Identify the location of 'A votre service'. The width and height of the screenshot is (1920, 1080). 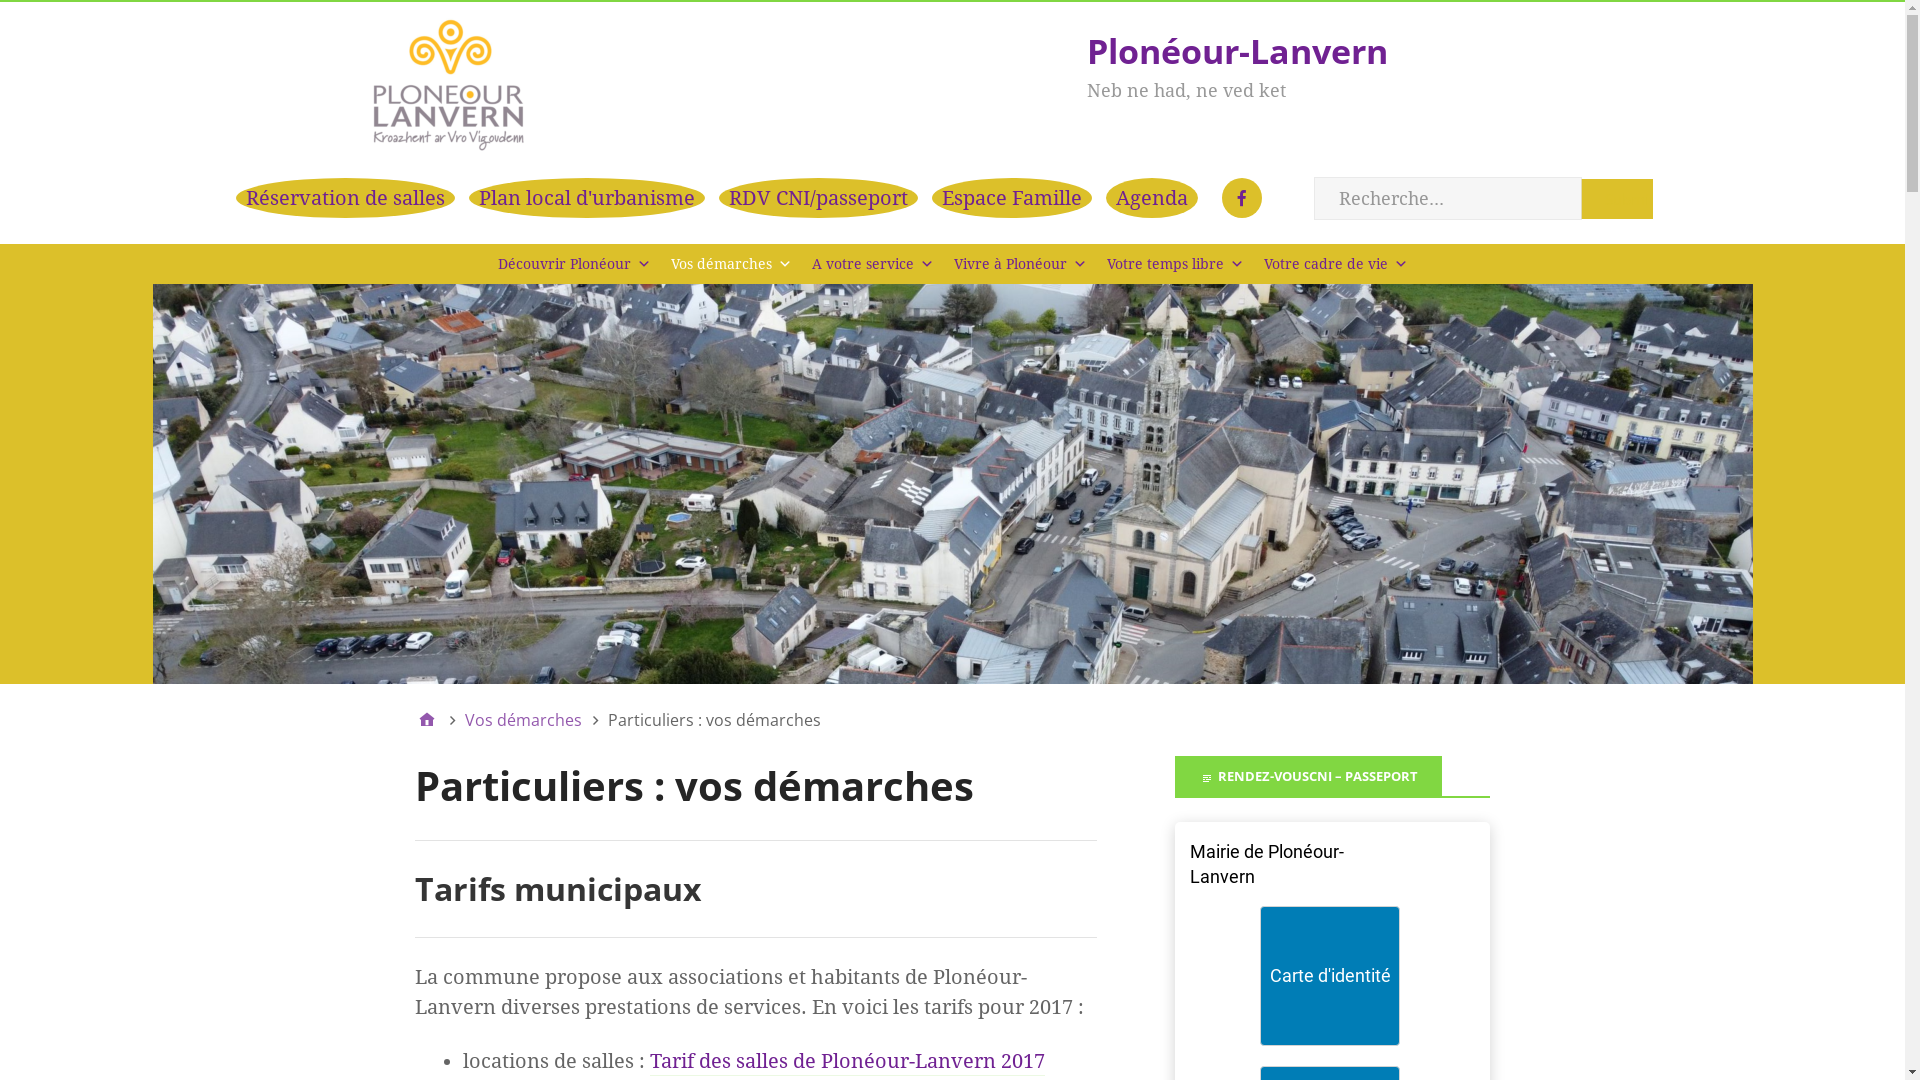
(873, 262).